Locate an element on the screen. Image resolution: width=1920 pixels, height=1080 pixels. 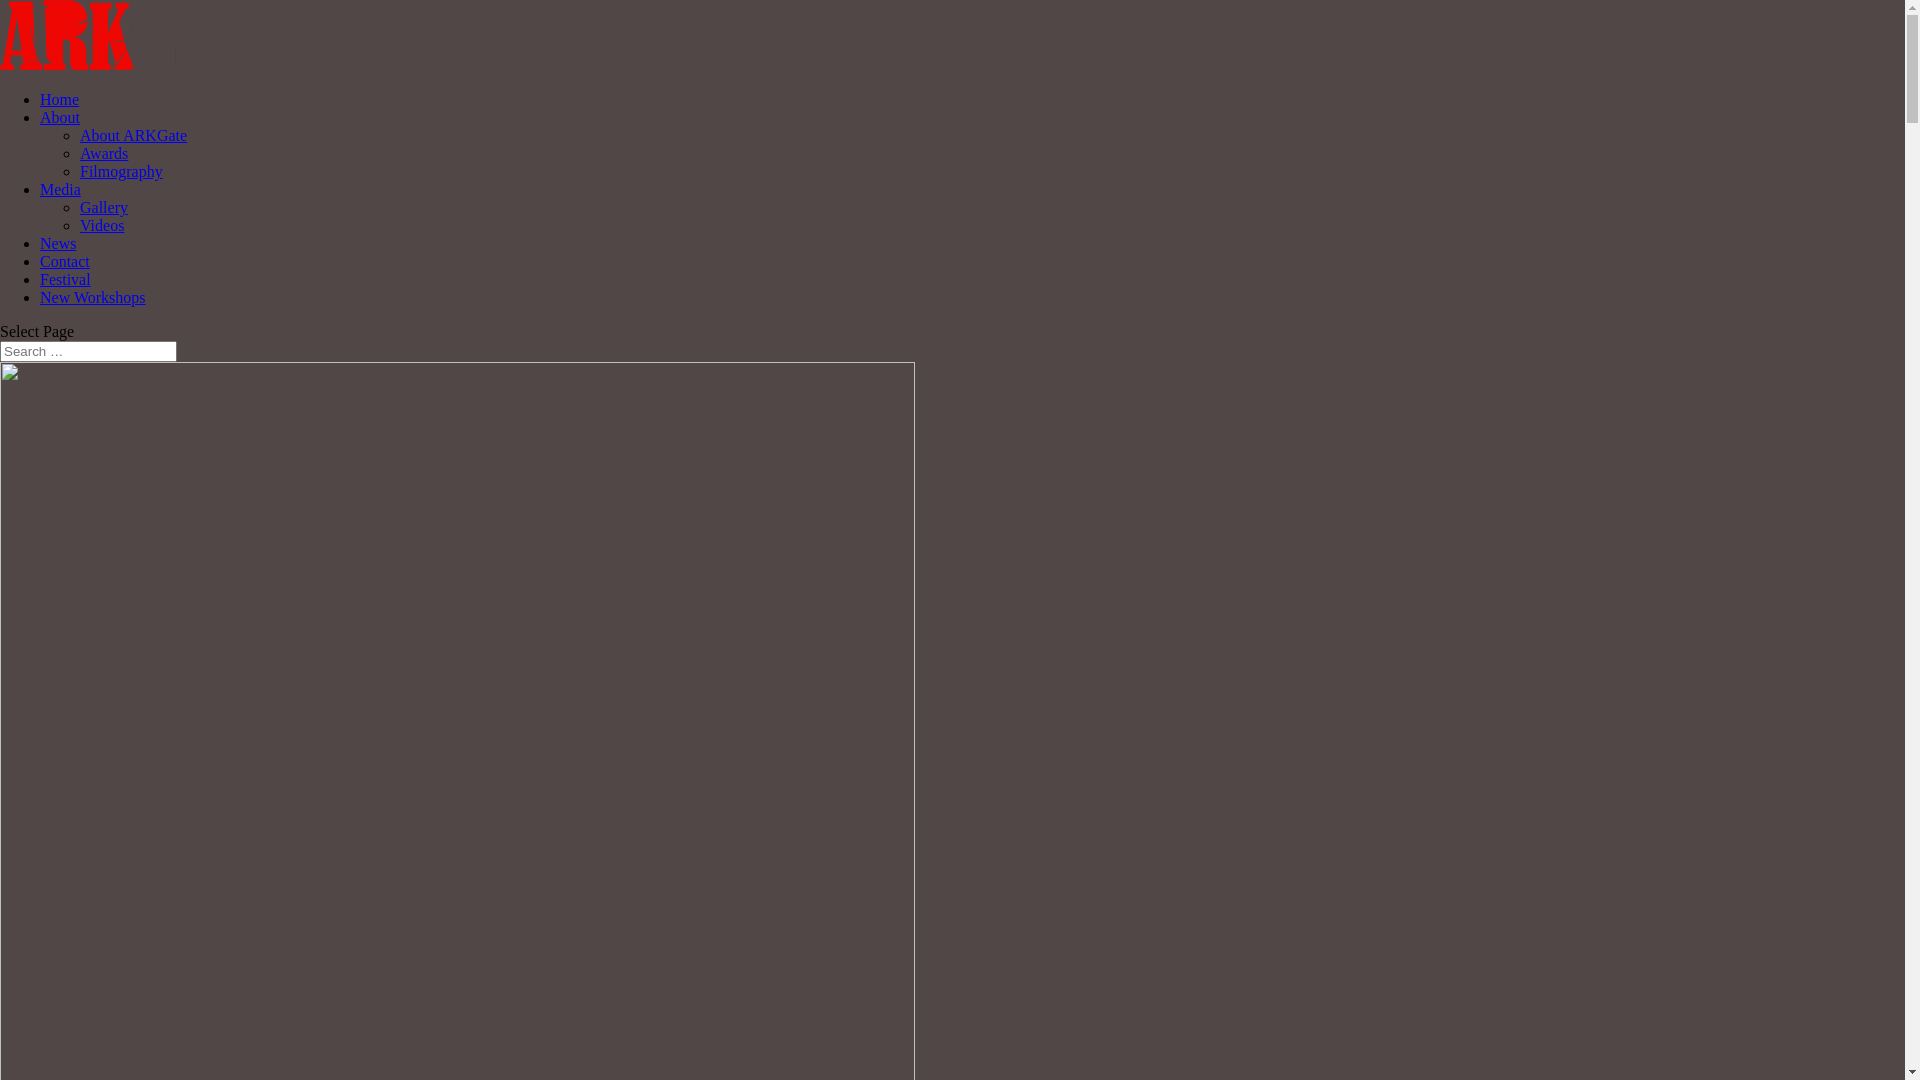
'Media' is located at coordinates (60, 189).